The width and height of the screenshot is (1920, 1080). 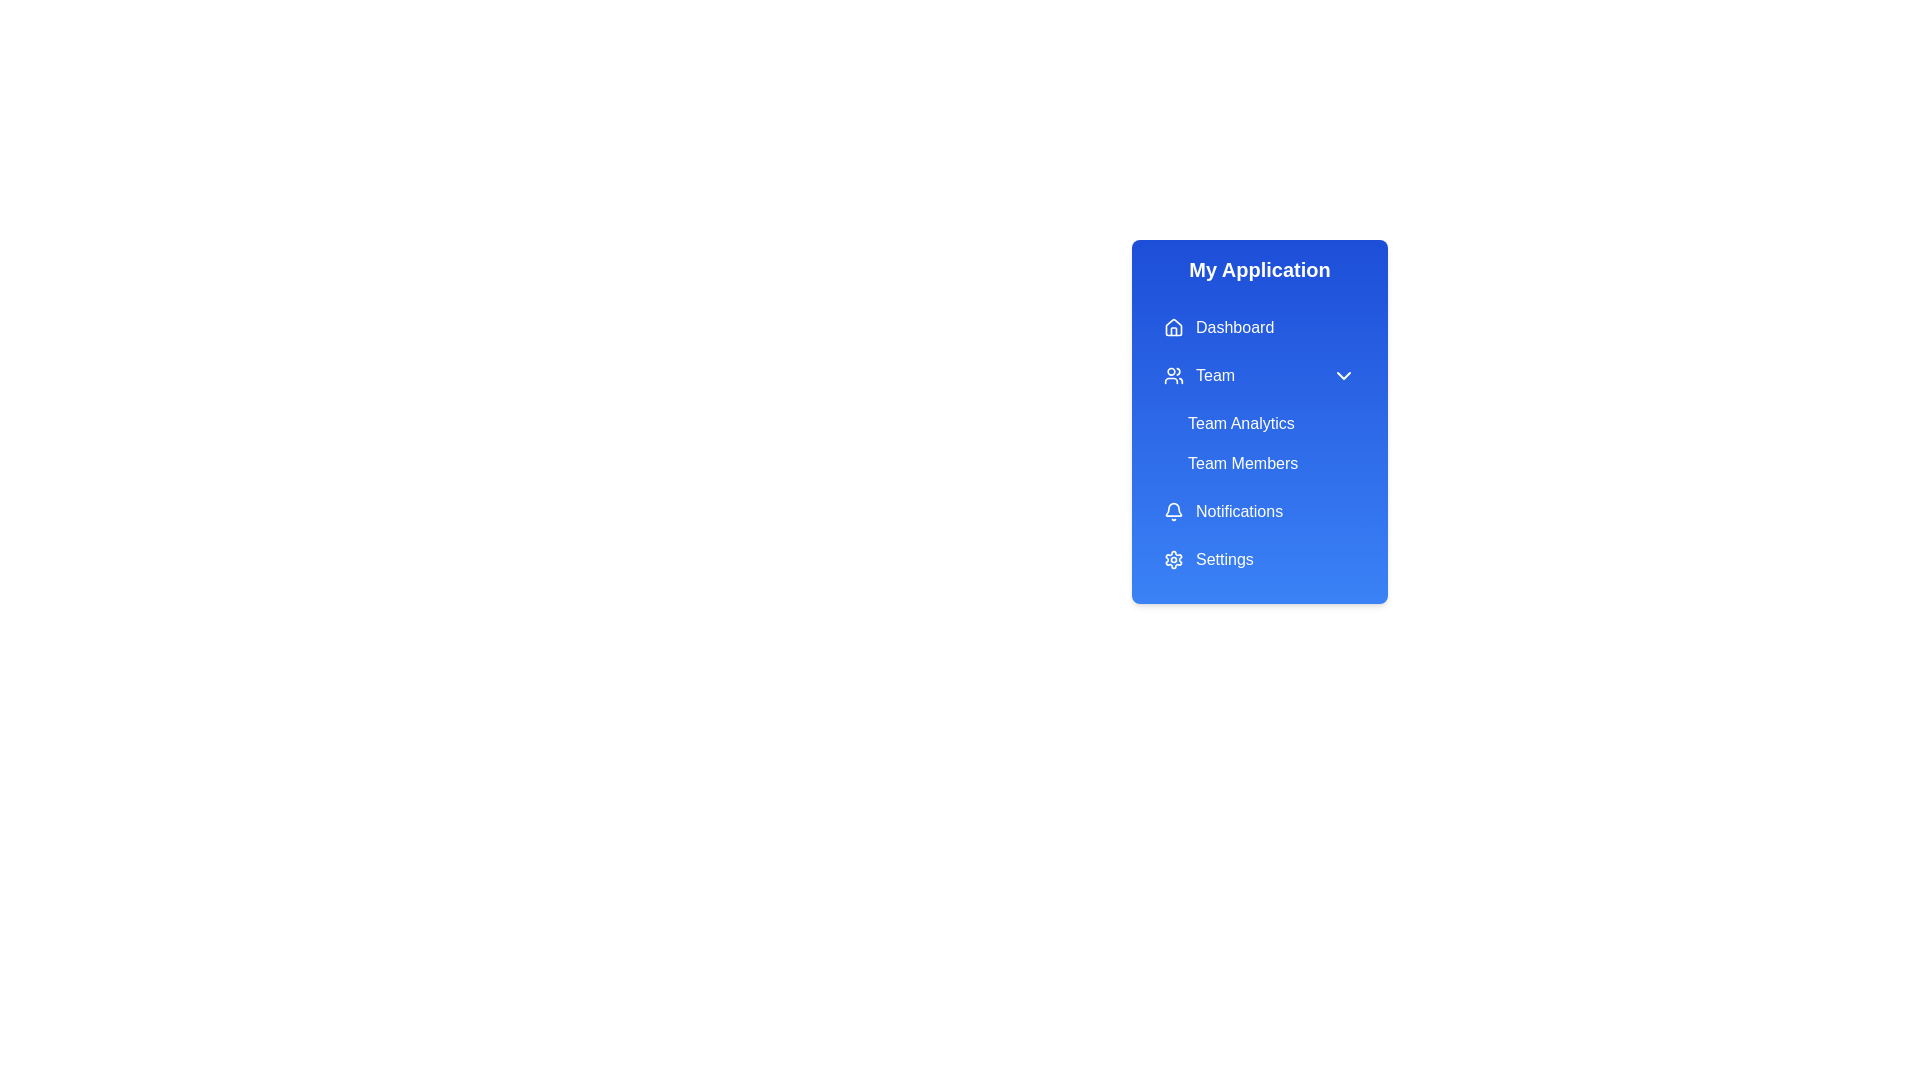 I want to click on the settings icon located in the navigation menu under 'My Application', so click(x=1174, y=559).